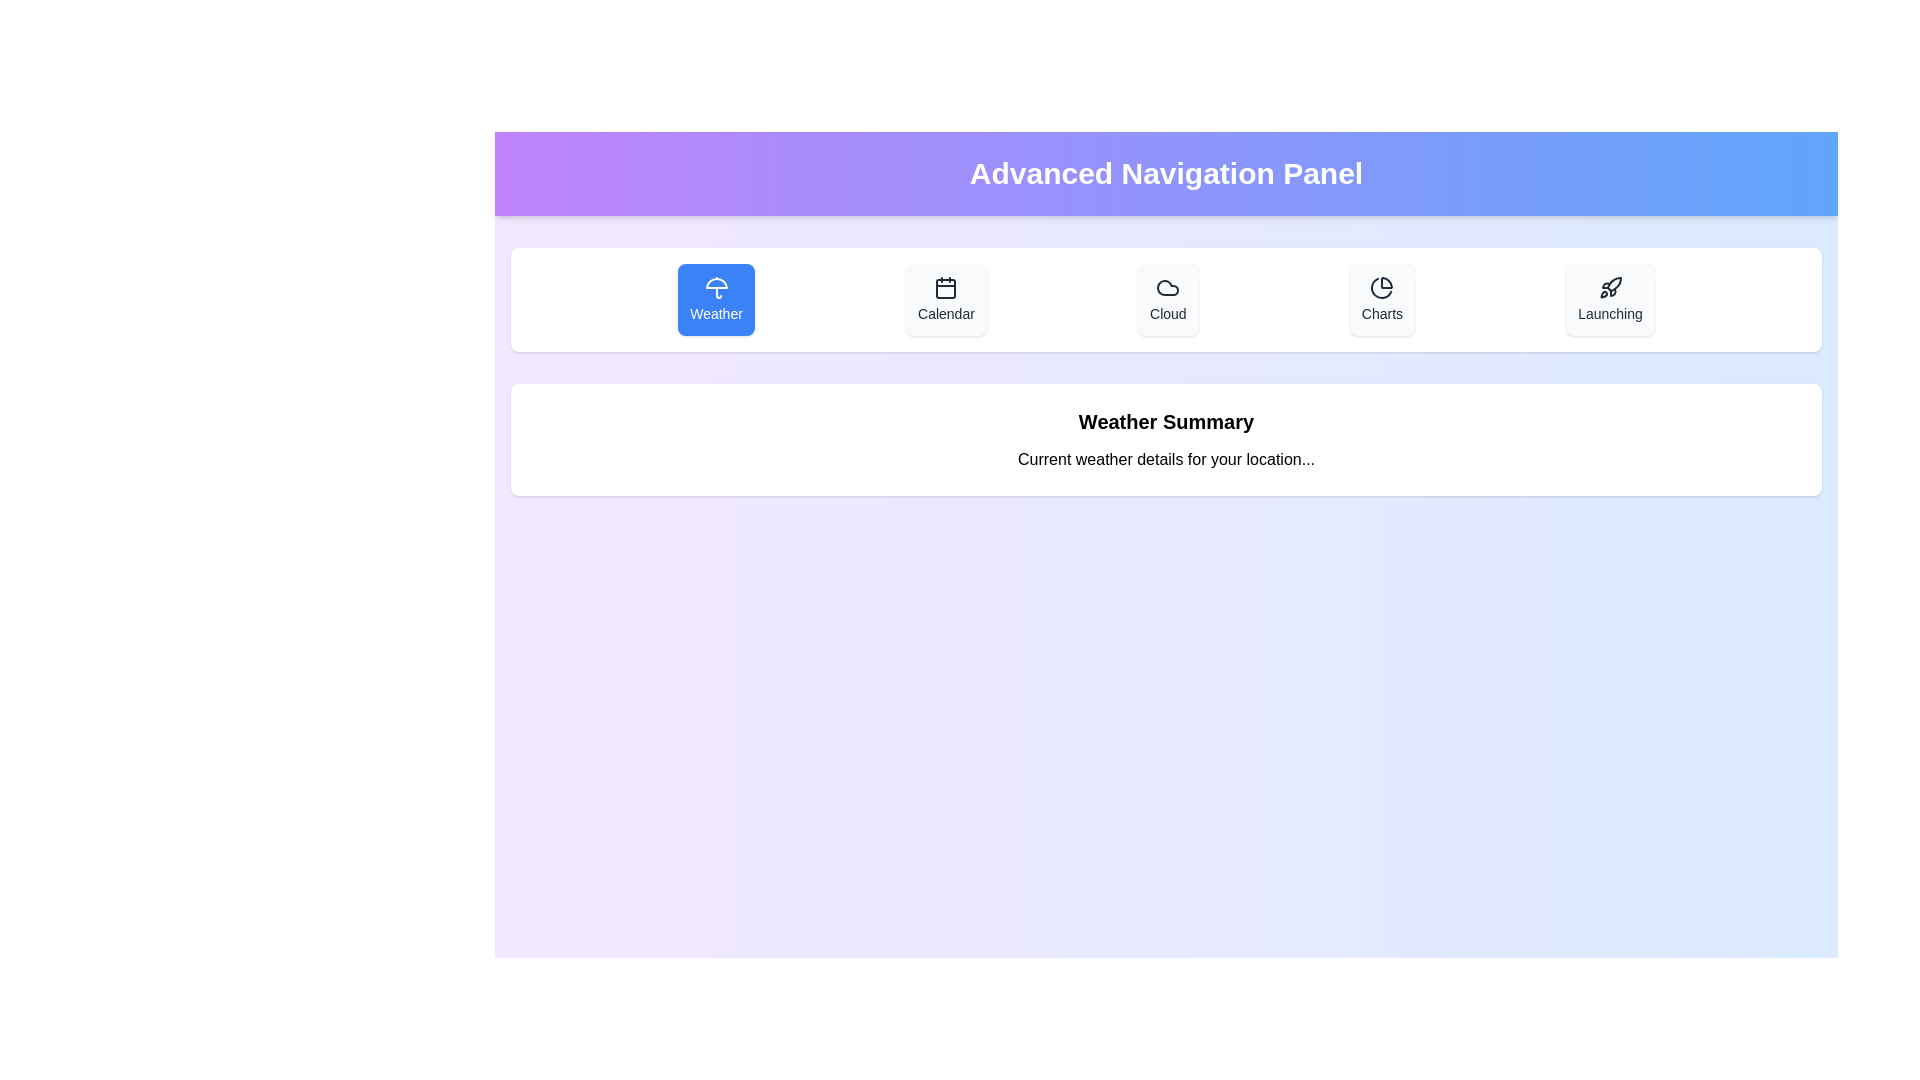  I want to click on the 'Charts' text label located below the pie chart icon for accessibility navigation, so click(1381, 313).